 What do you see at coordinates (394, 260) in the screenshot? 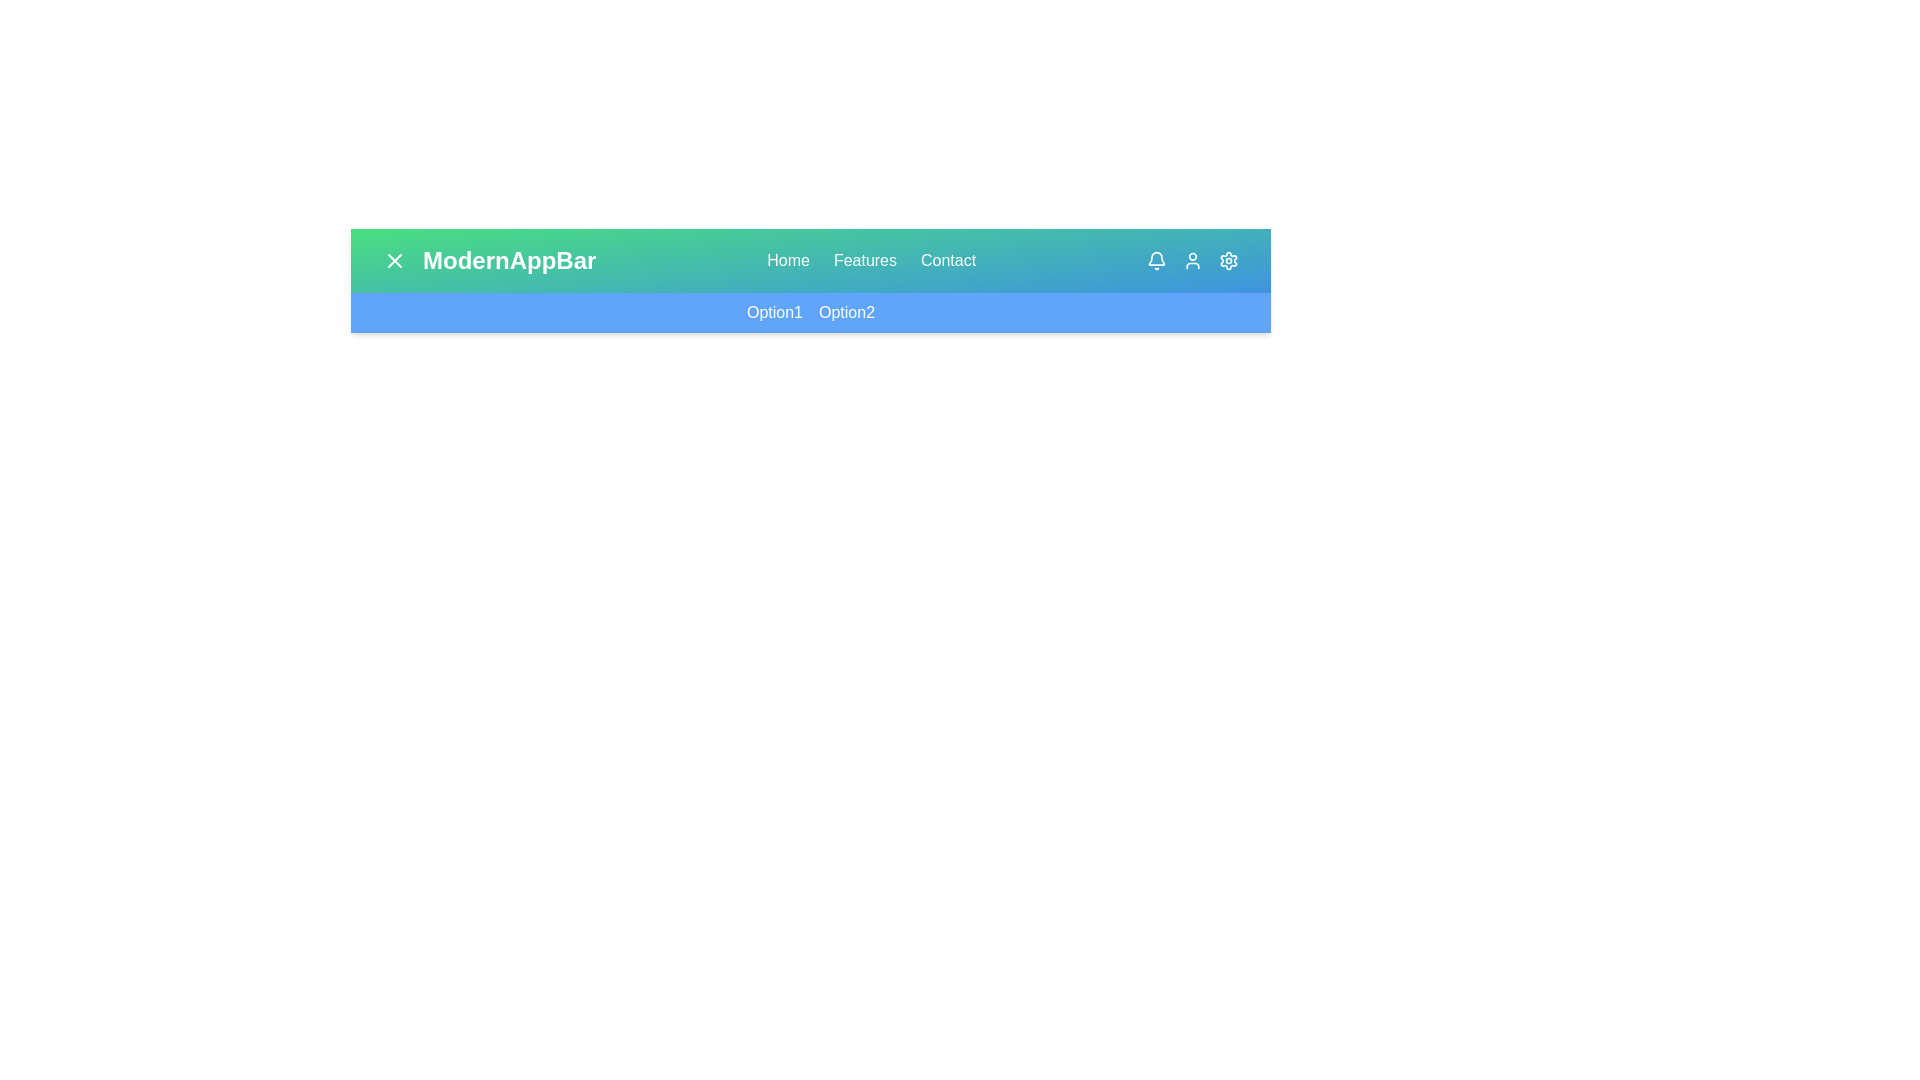
I see `the toggle button to change the menu visibility state` at bounding box center [394, 260].